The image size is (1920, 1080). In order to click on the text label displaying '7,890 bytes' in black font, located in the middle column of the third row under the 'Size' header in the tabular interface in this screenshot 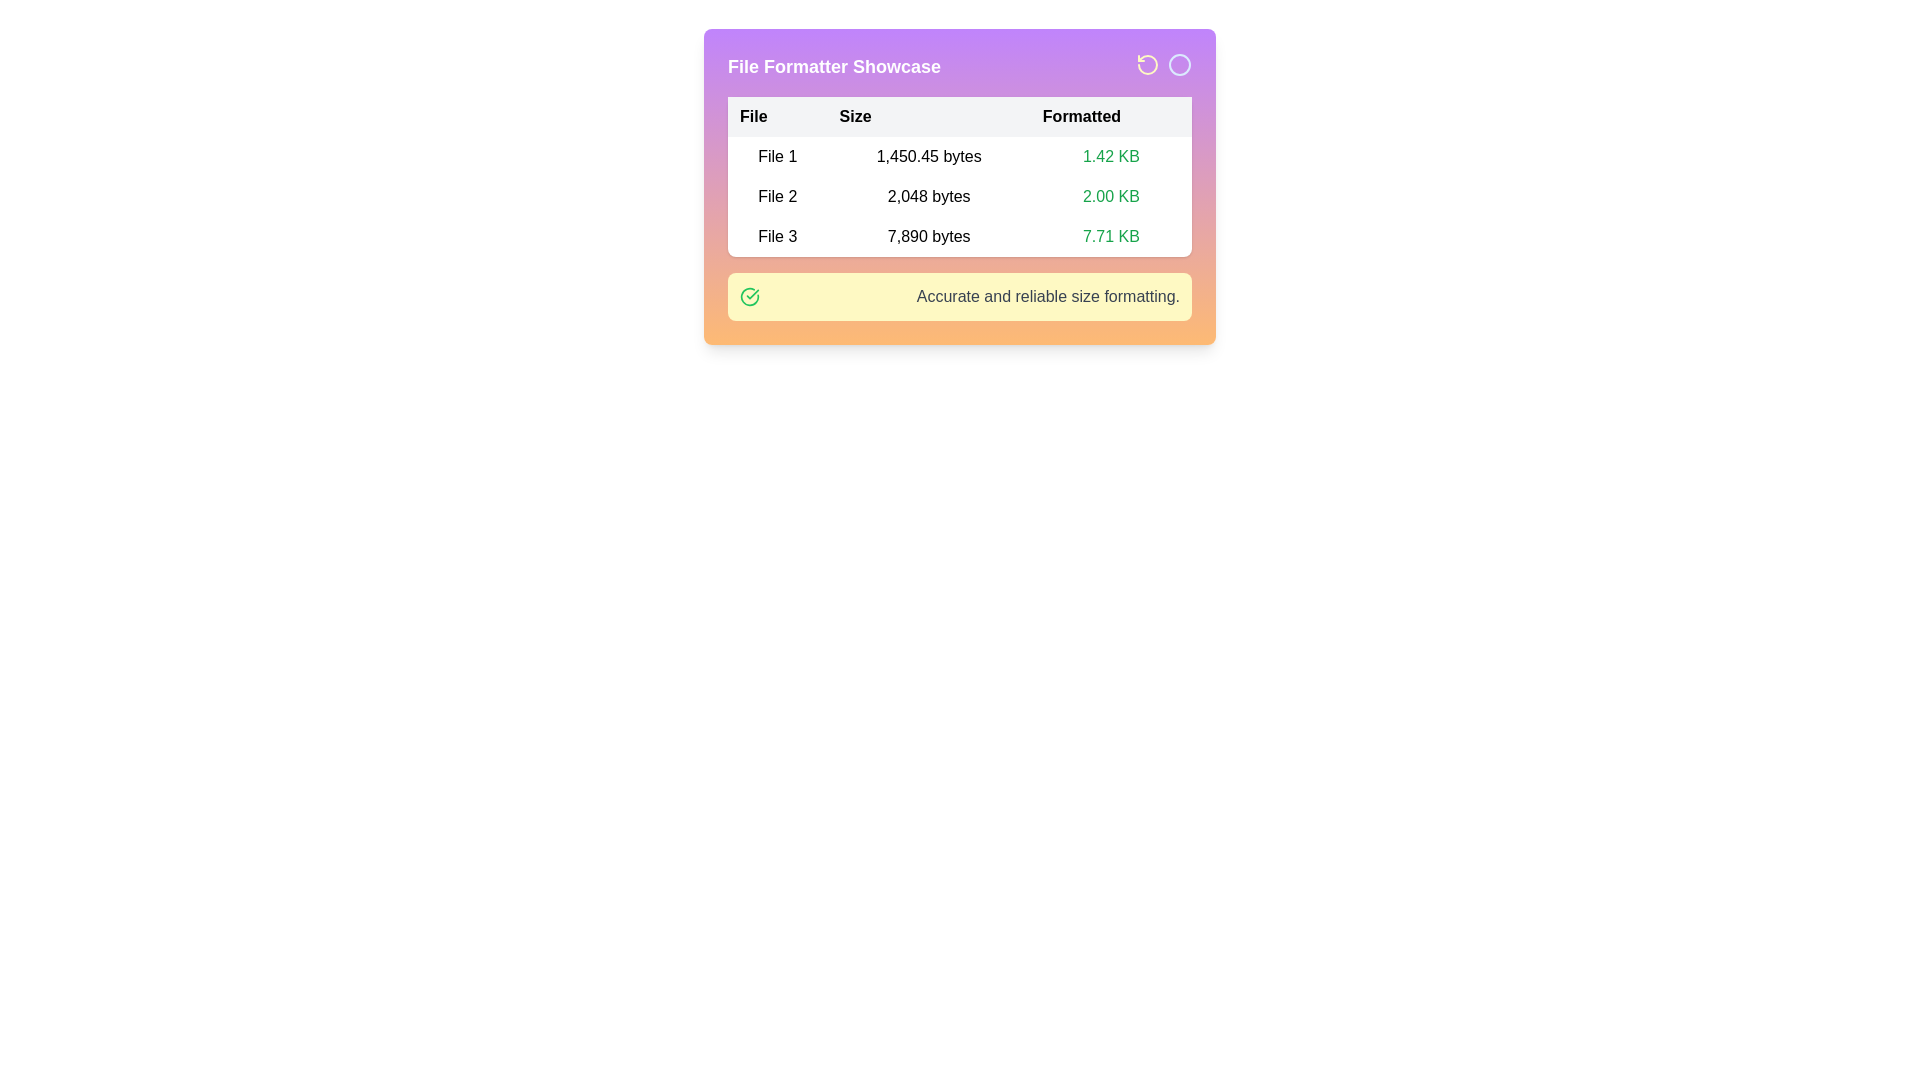, I will do `click(928, 235)`.